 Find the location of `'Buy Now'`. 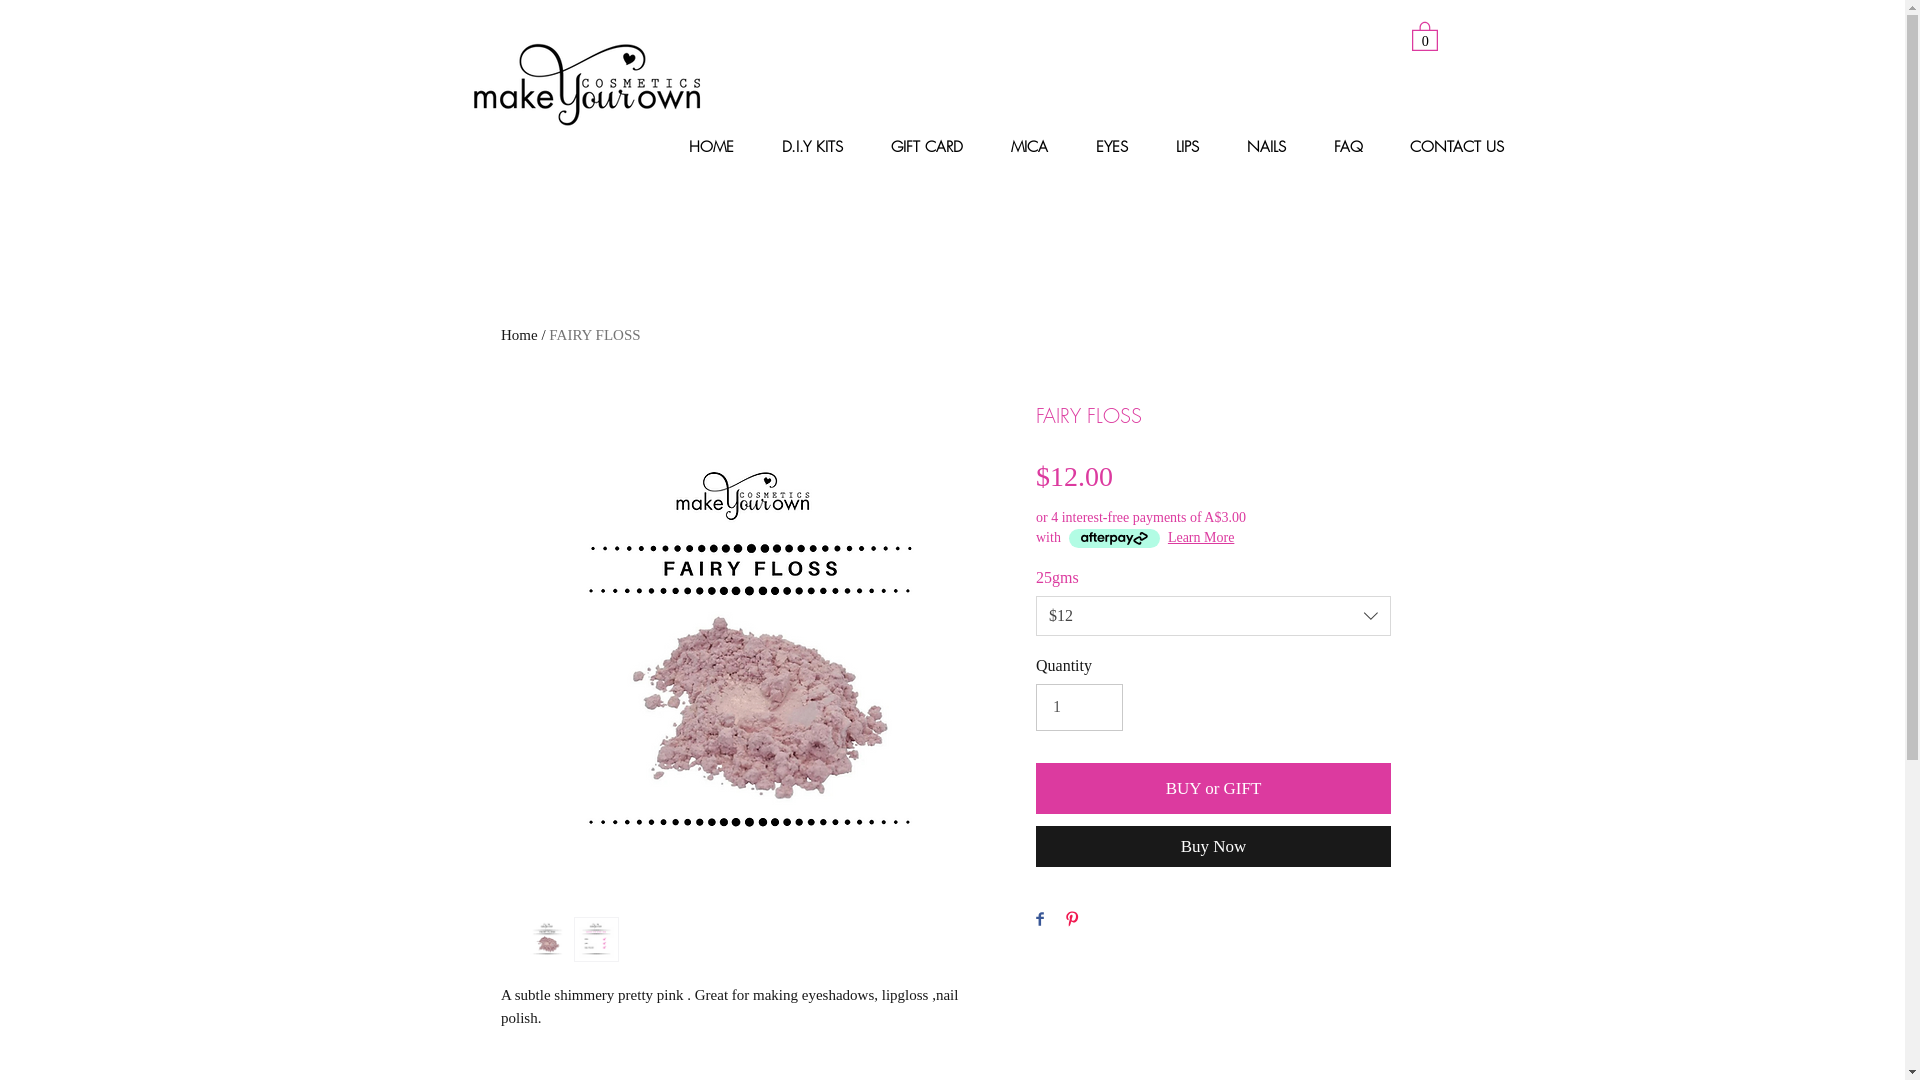

'Buy Now' is located at coordinates (1212, 846).